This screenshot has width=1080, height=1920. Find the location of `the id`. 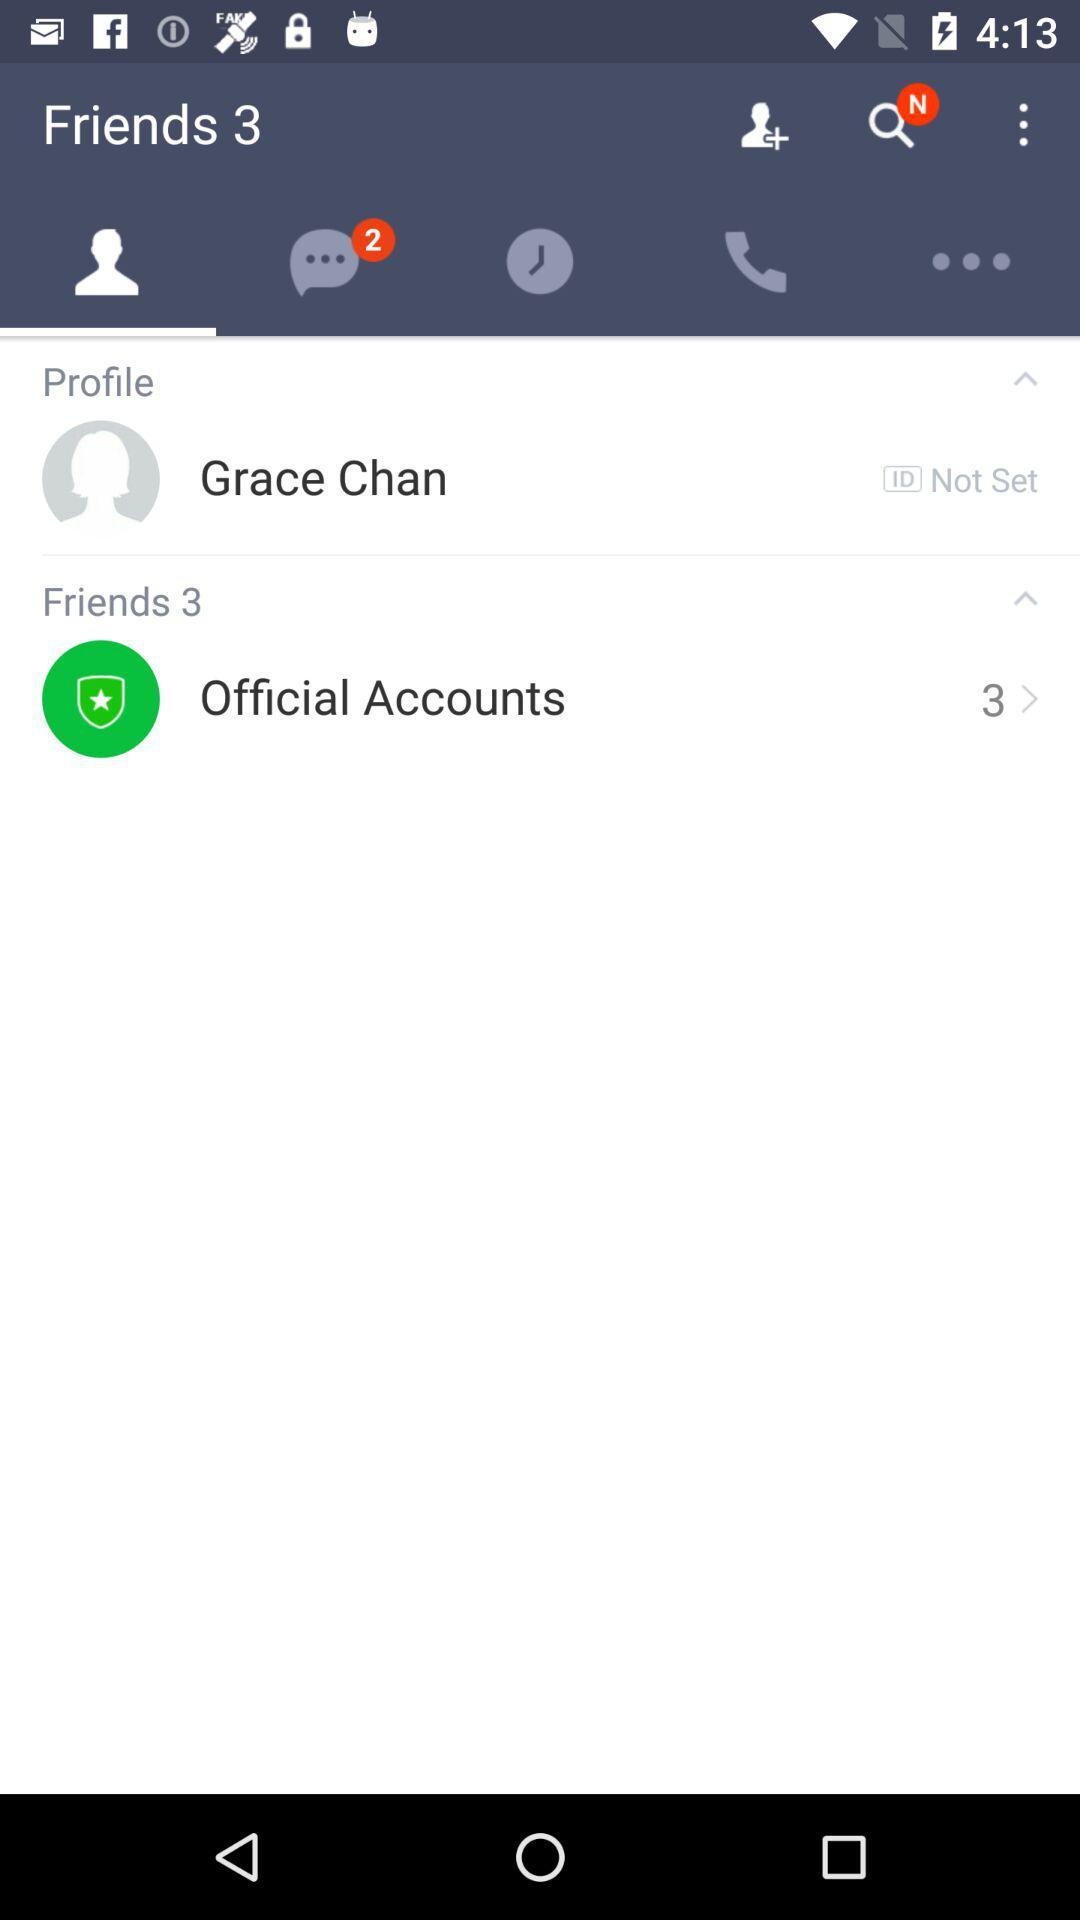

the id is located at coordinates (902, 478).